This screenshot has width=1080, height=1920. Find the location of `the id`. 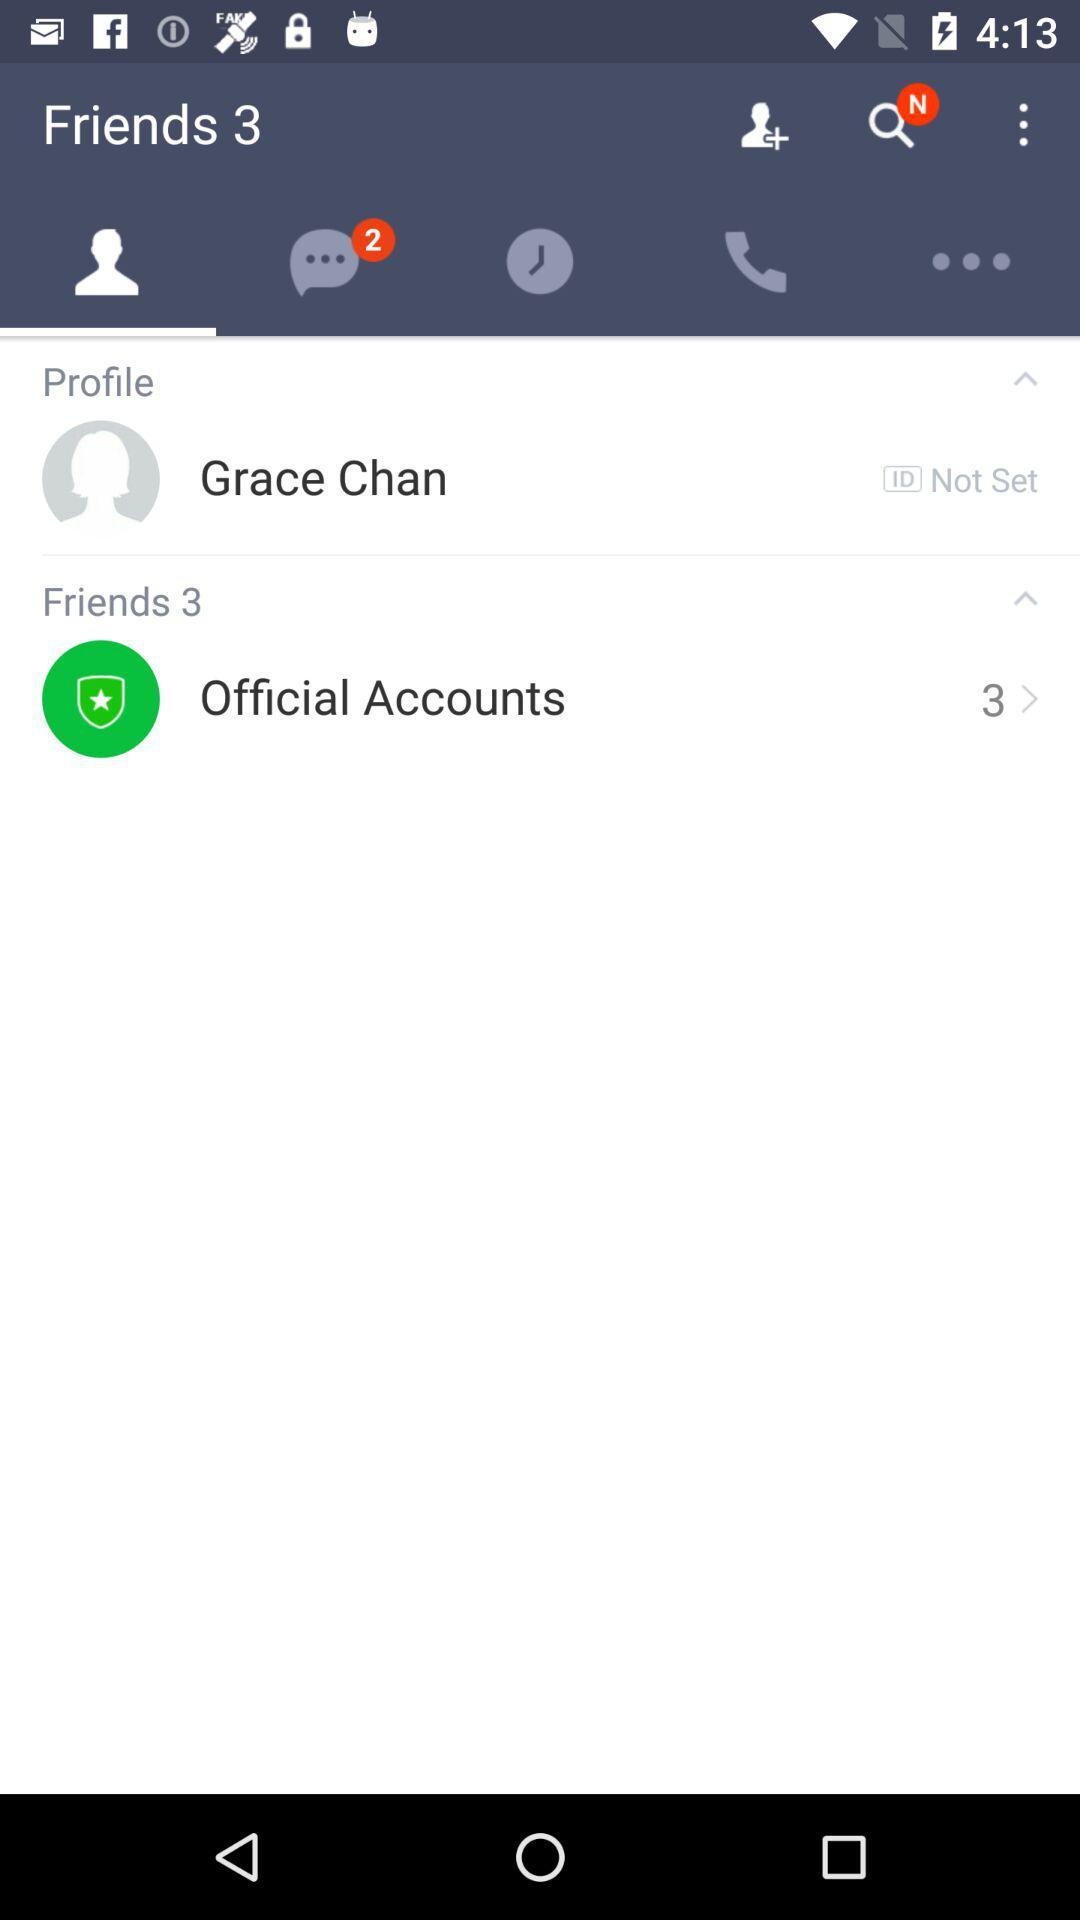

the id is located at coordinates (902, 478).